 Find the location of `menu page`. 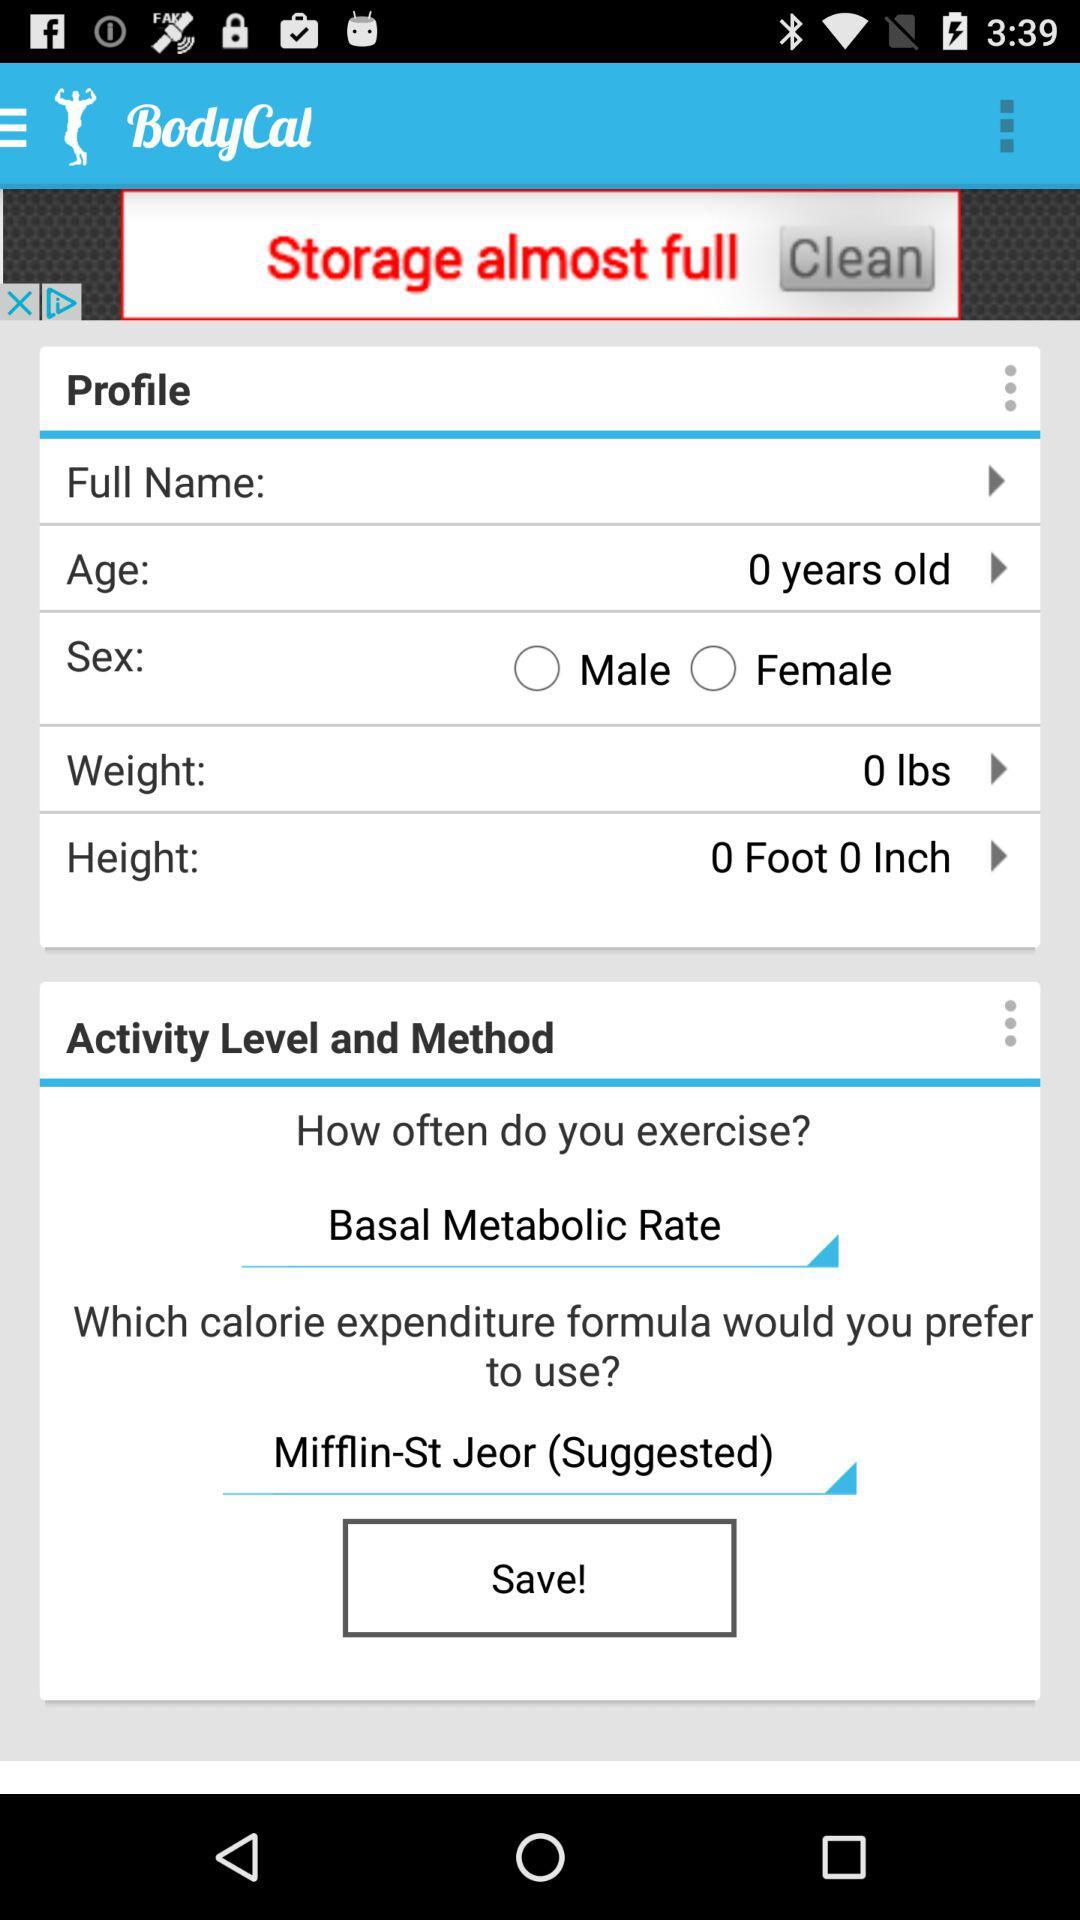

menu page is located at coordinates (990, 1023).